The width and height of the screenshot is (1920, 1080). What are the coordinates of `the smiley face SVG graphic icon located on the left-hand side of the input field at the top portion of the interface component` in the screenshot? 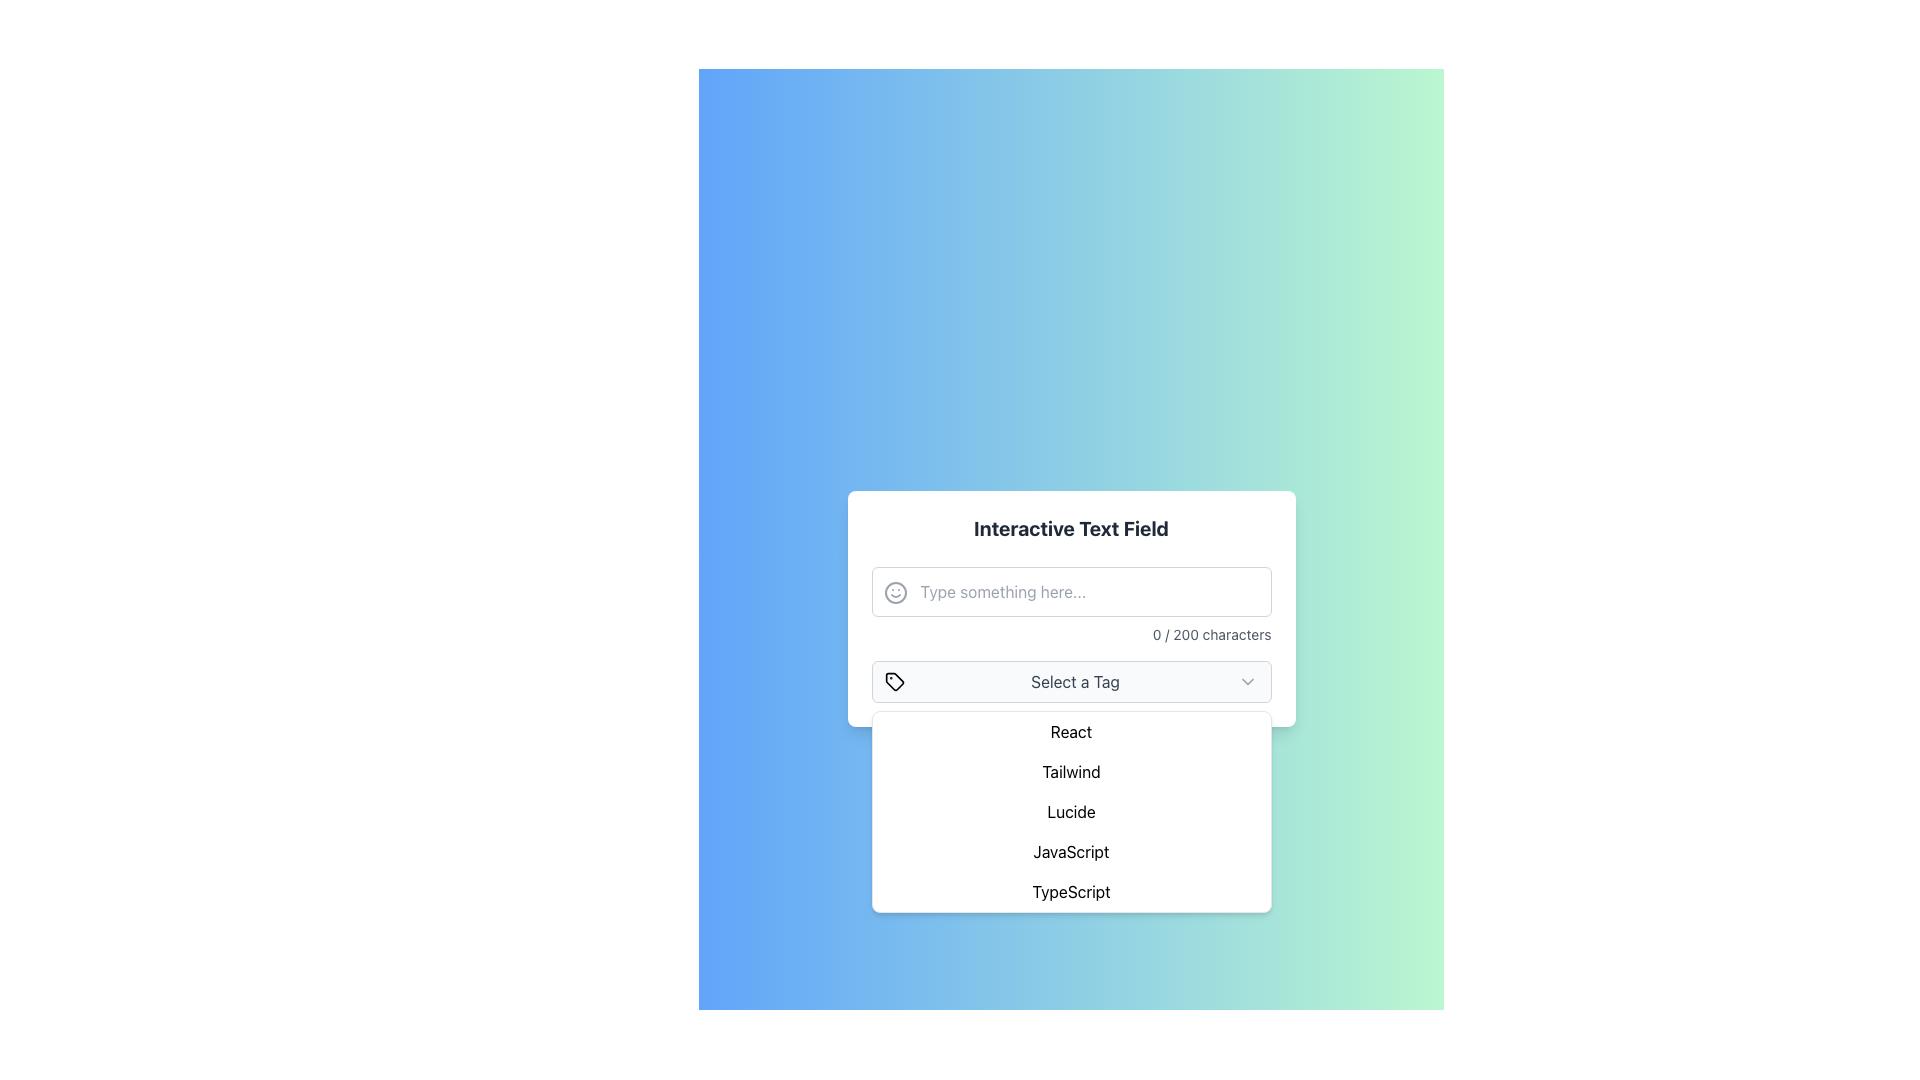 It's located at (894, 592).